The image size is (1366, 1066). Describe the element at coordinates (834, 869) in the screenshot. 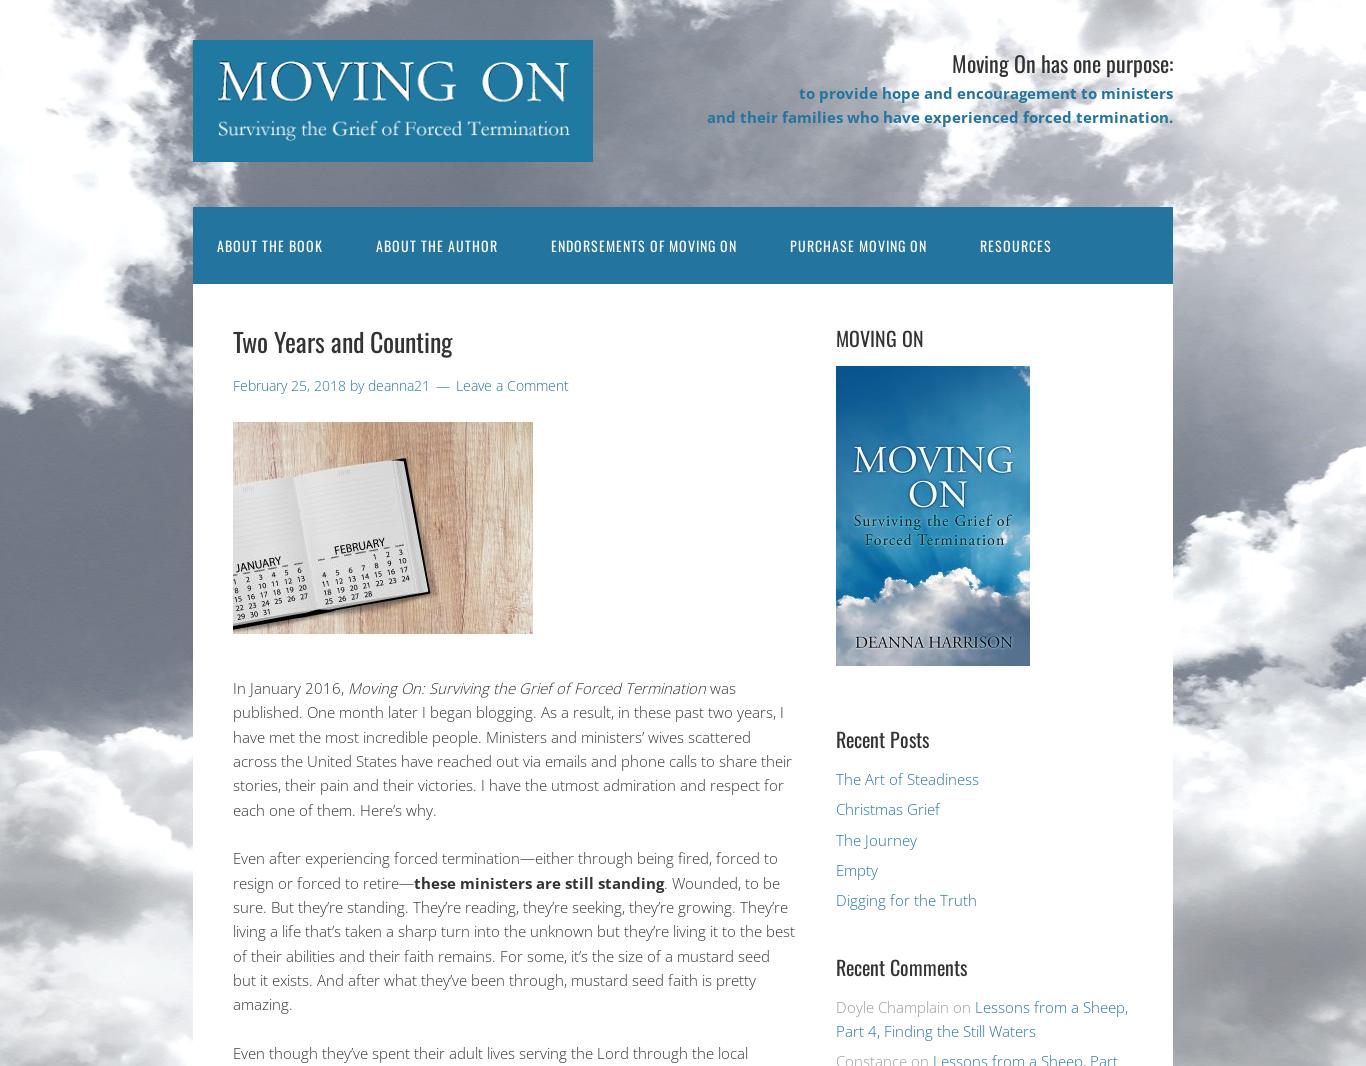

I see `'Empty'` at that location.